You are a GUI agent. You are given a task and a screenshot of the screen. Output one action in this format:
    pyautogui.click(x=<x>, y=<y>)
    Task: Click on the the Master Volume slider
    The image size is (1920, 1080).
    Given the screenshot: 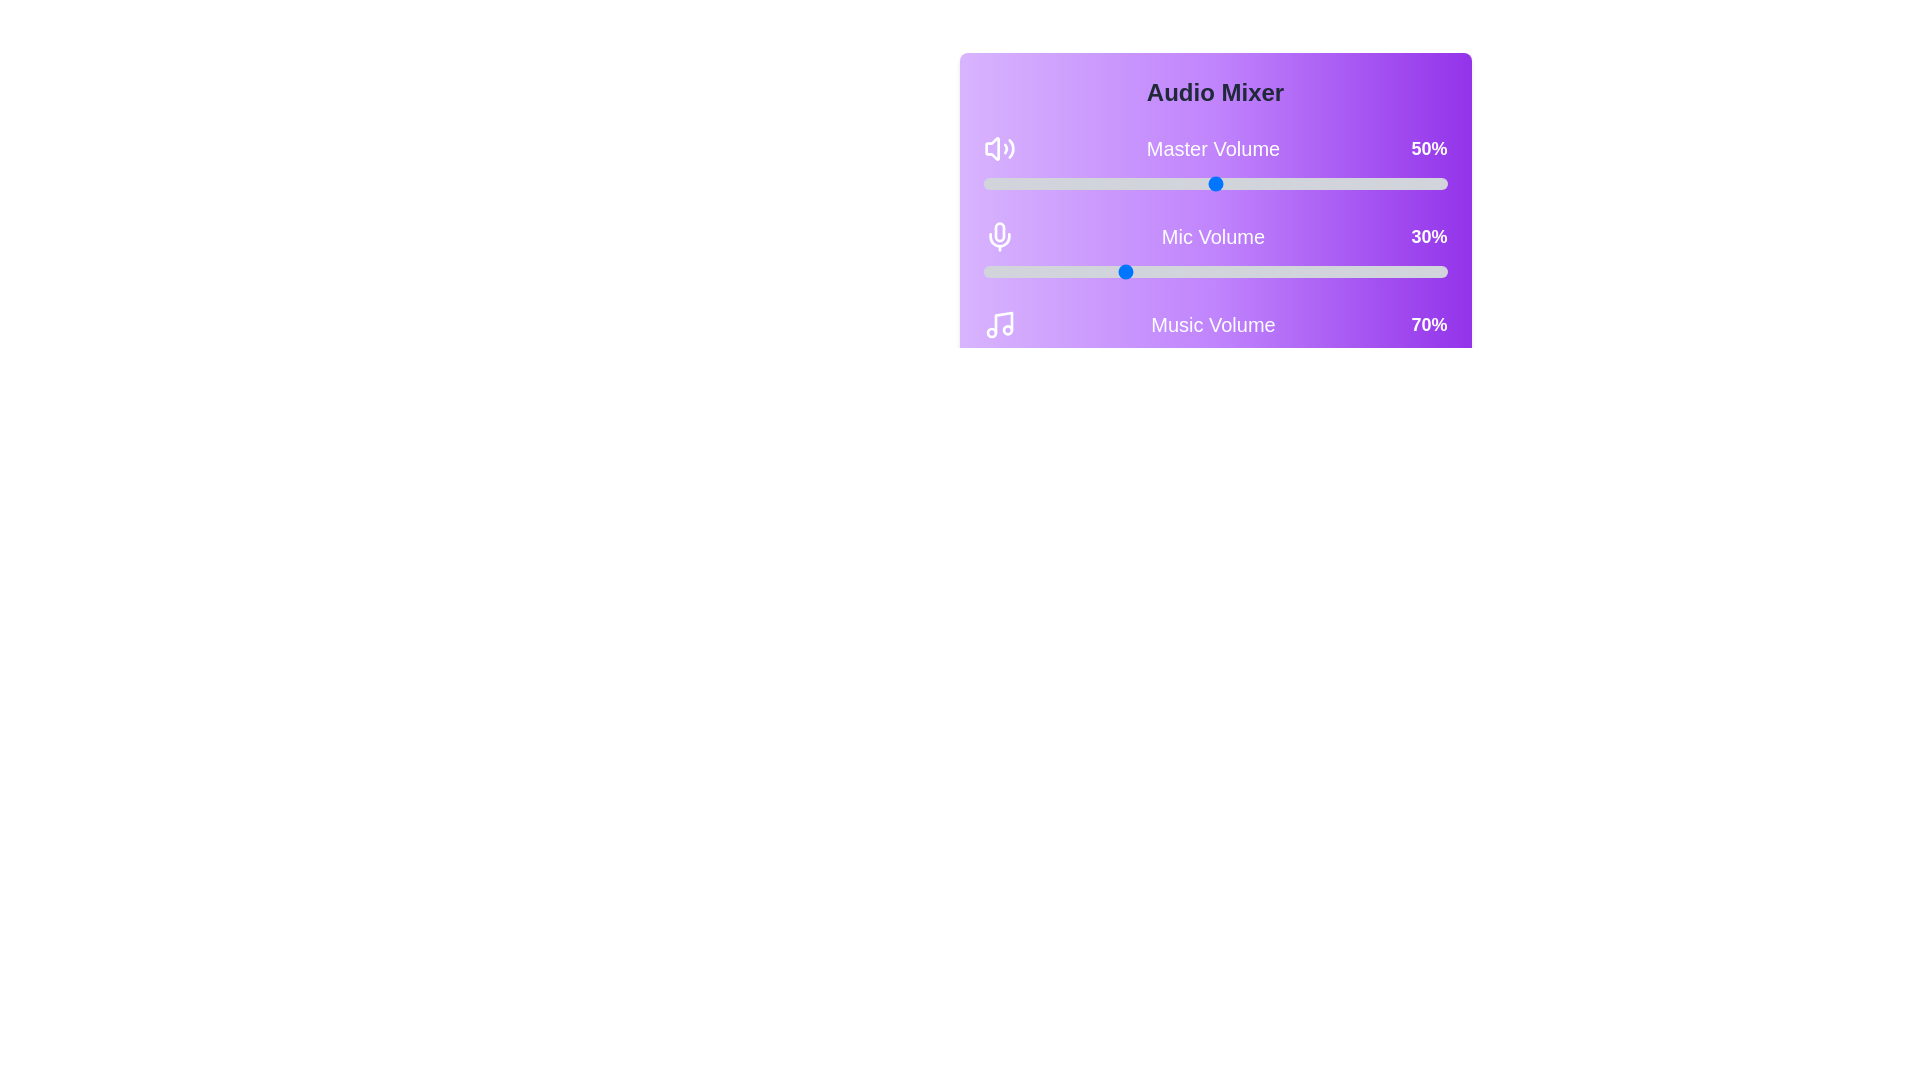 What is the action you would take?
    pyautogui.click(x=1340, y=184)
    